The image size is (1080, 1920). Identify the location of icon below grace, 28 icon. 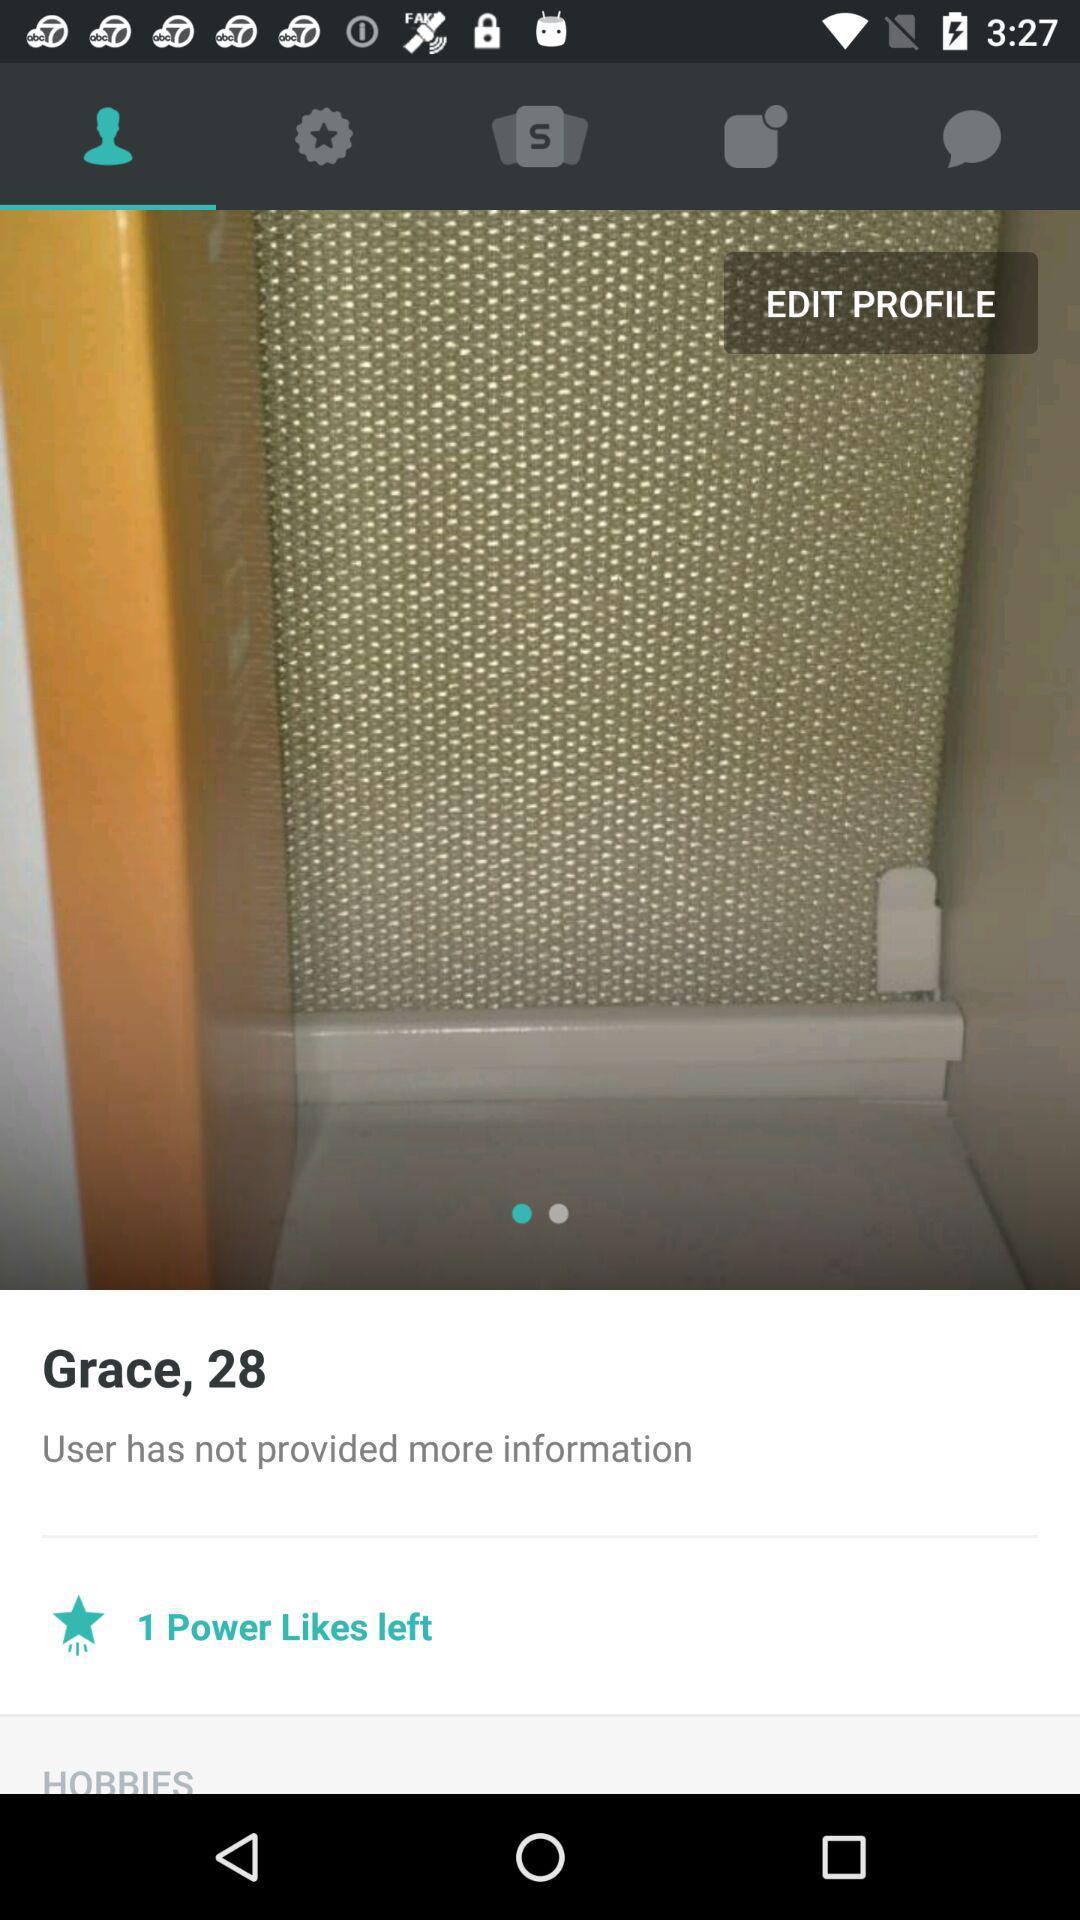
(540, 1447).